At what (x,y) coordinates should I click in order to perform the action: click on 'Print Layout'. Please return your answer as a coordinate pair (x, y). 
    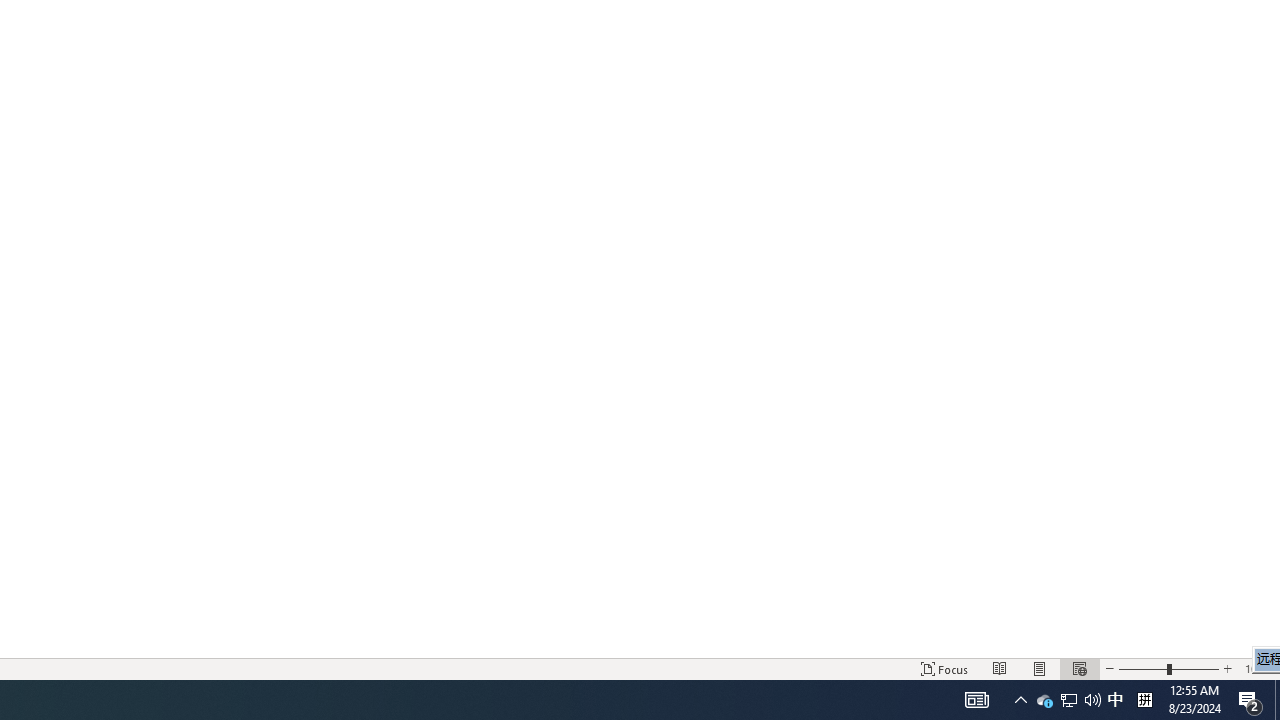
    Looking at the image, I should click on (1040, 669).